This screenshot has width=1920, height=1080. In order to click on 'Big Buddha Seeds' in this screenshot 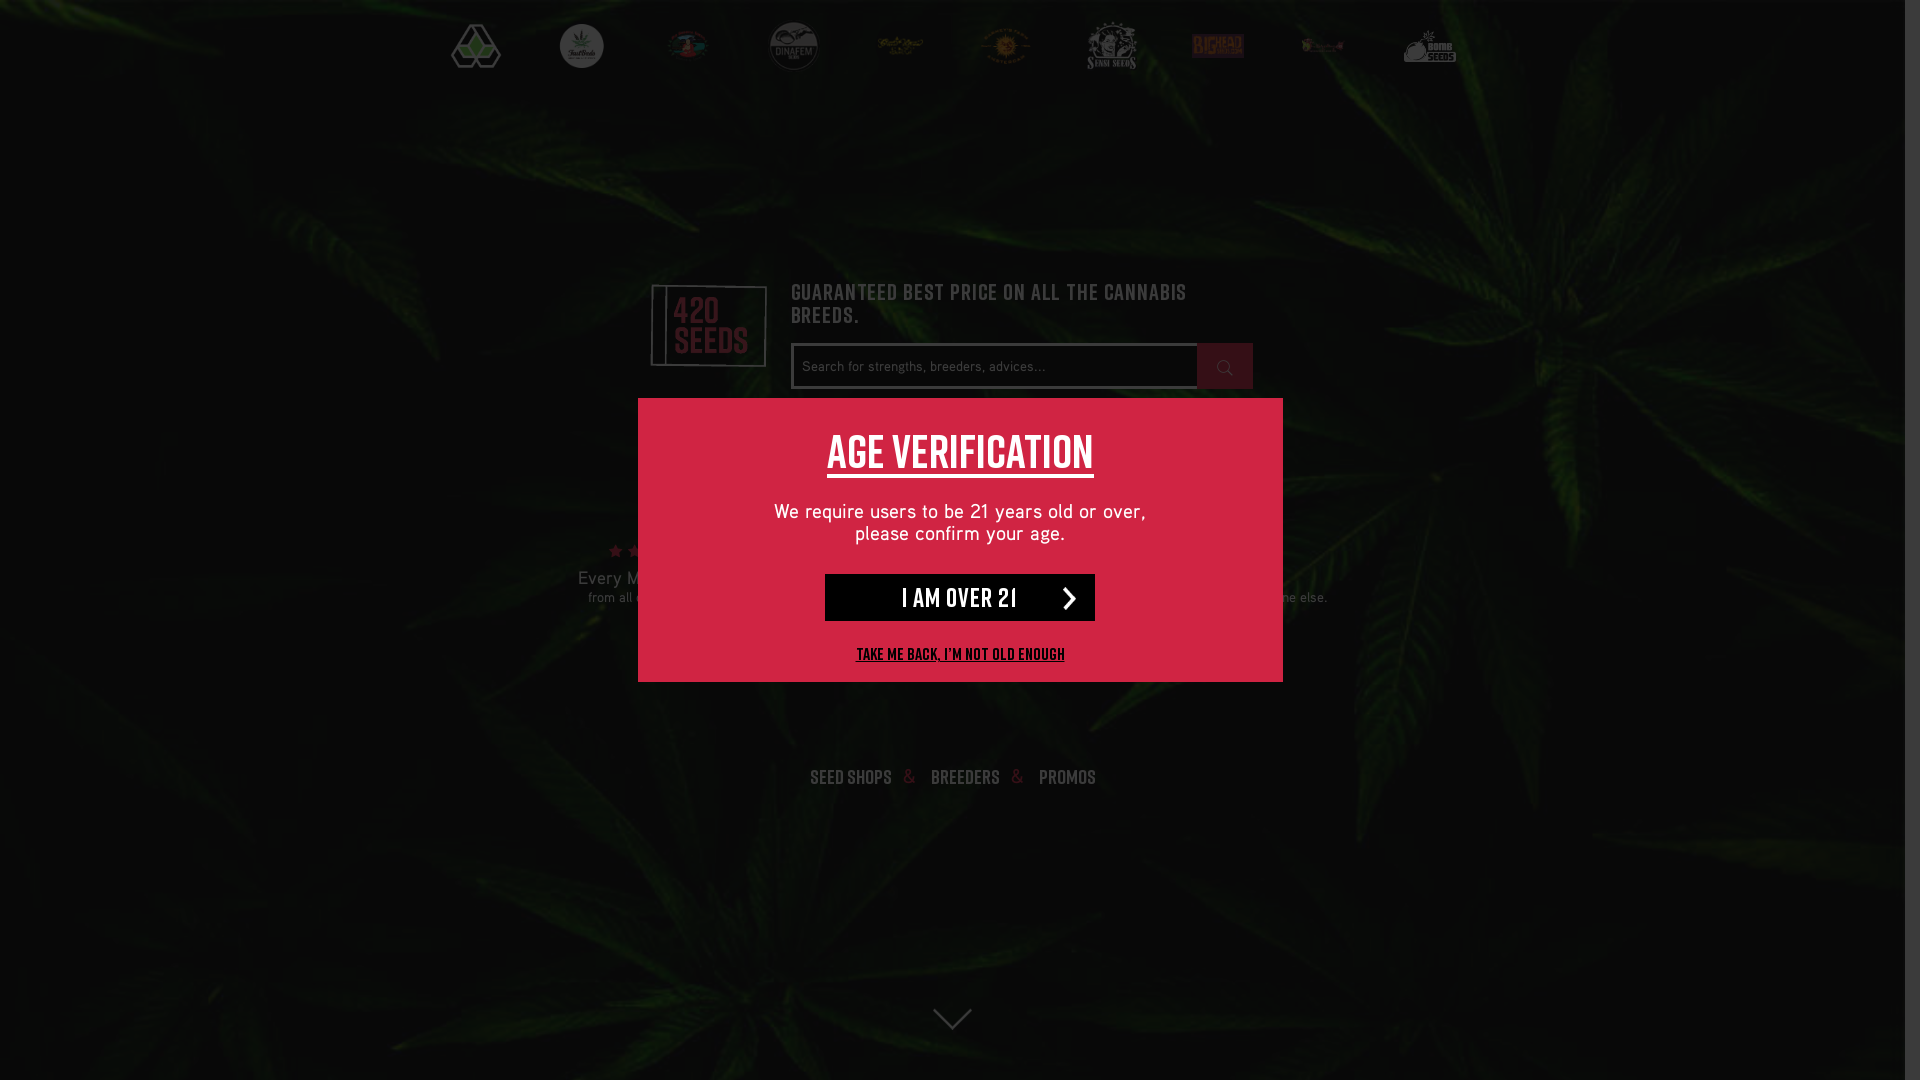, I will do `click(634, 45)`.